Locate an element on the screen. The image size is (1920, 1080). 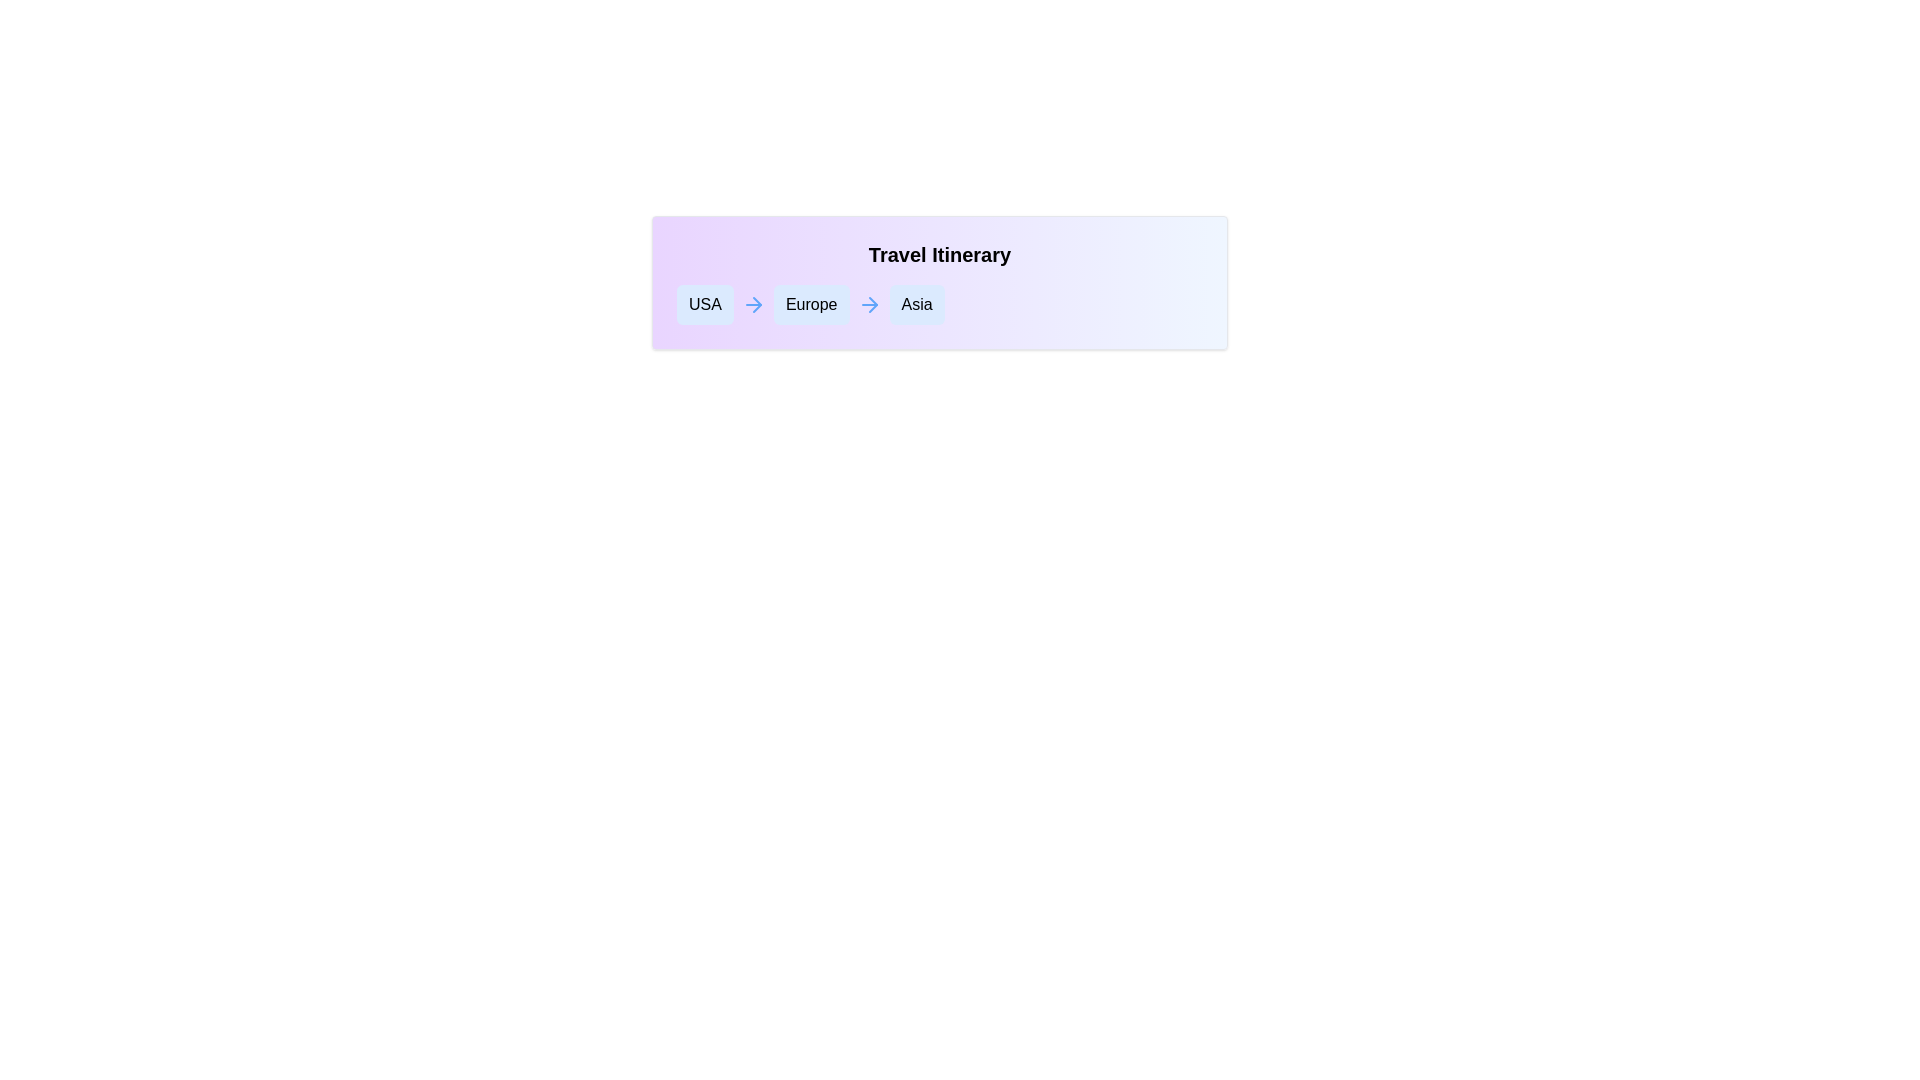
the rightward-pointing blue arrow icon that is positioned between the 'USA' button and the 'Europe' button is located at coordinates (752, 304).